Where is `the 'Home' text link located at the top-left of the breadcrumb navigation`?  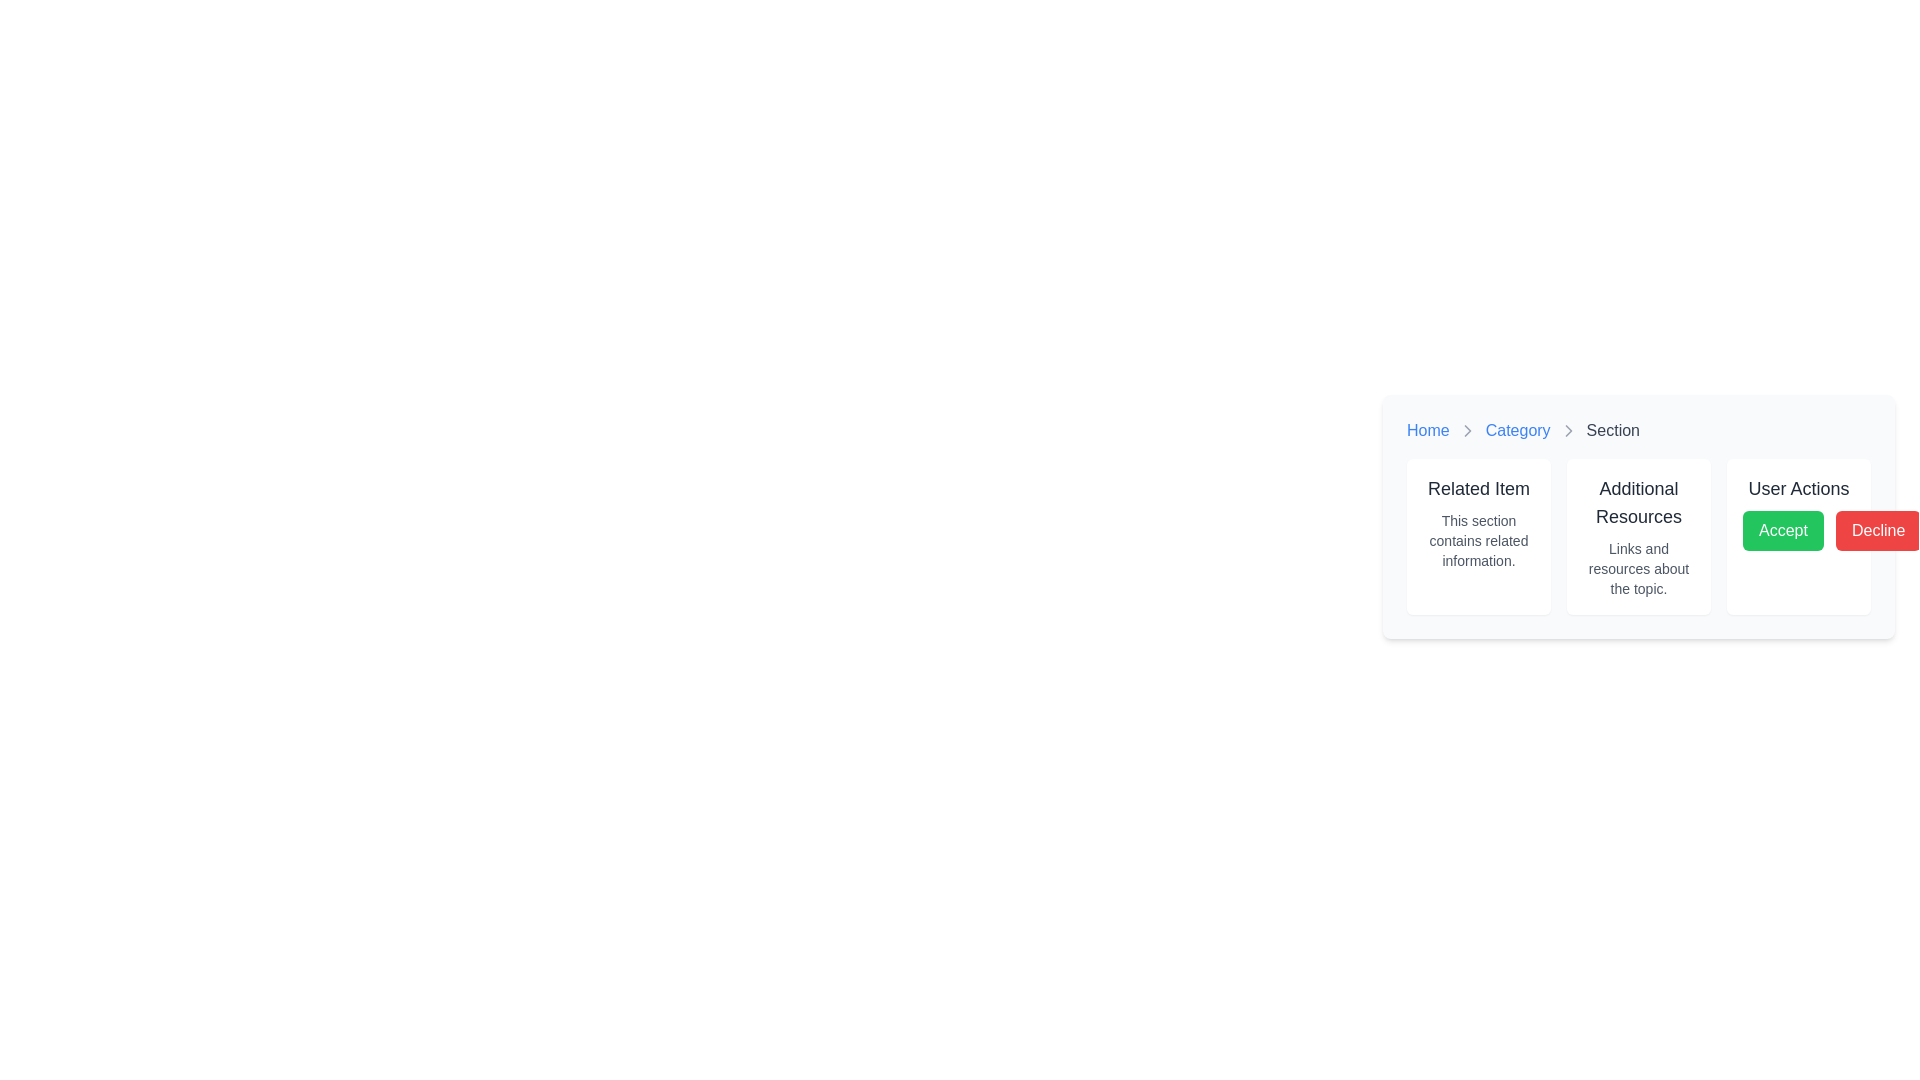
the 'Home' text link located at the top-left of the breadcrumb navigation is located at coordinates (1427, 430).